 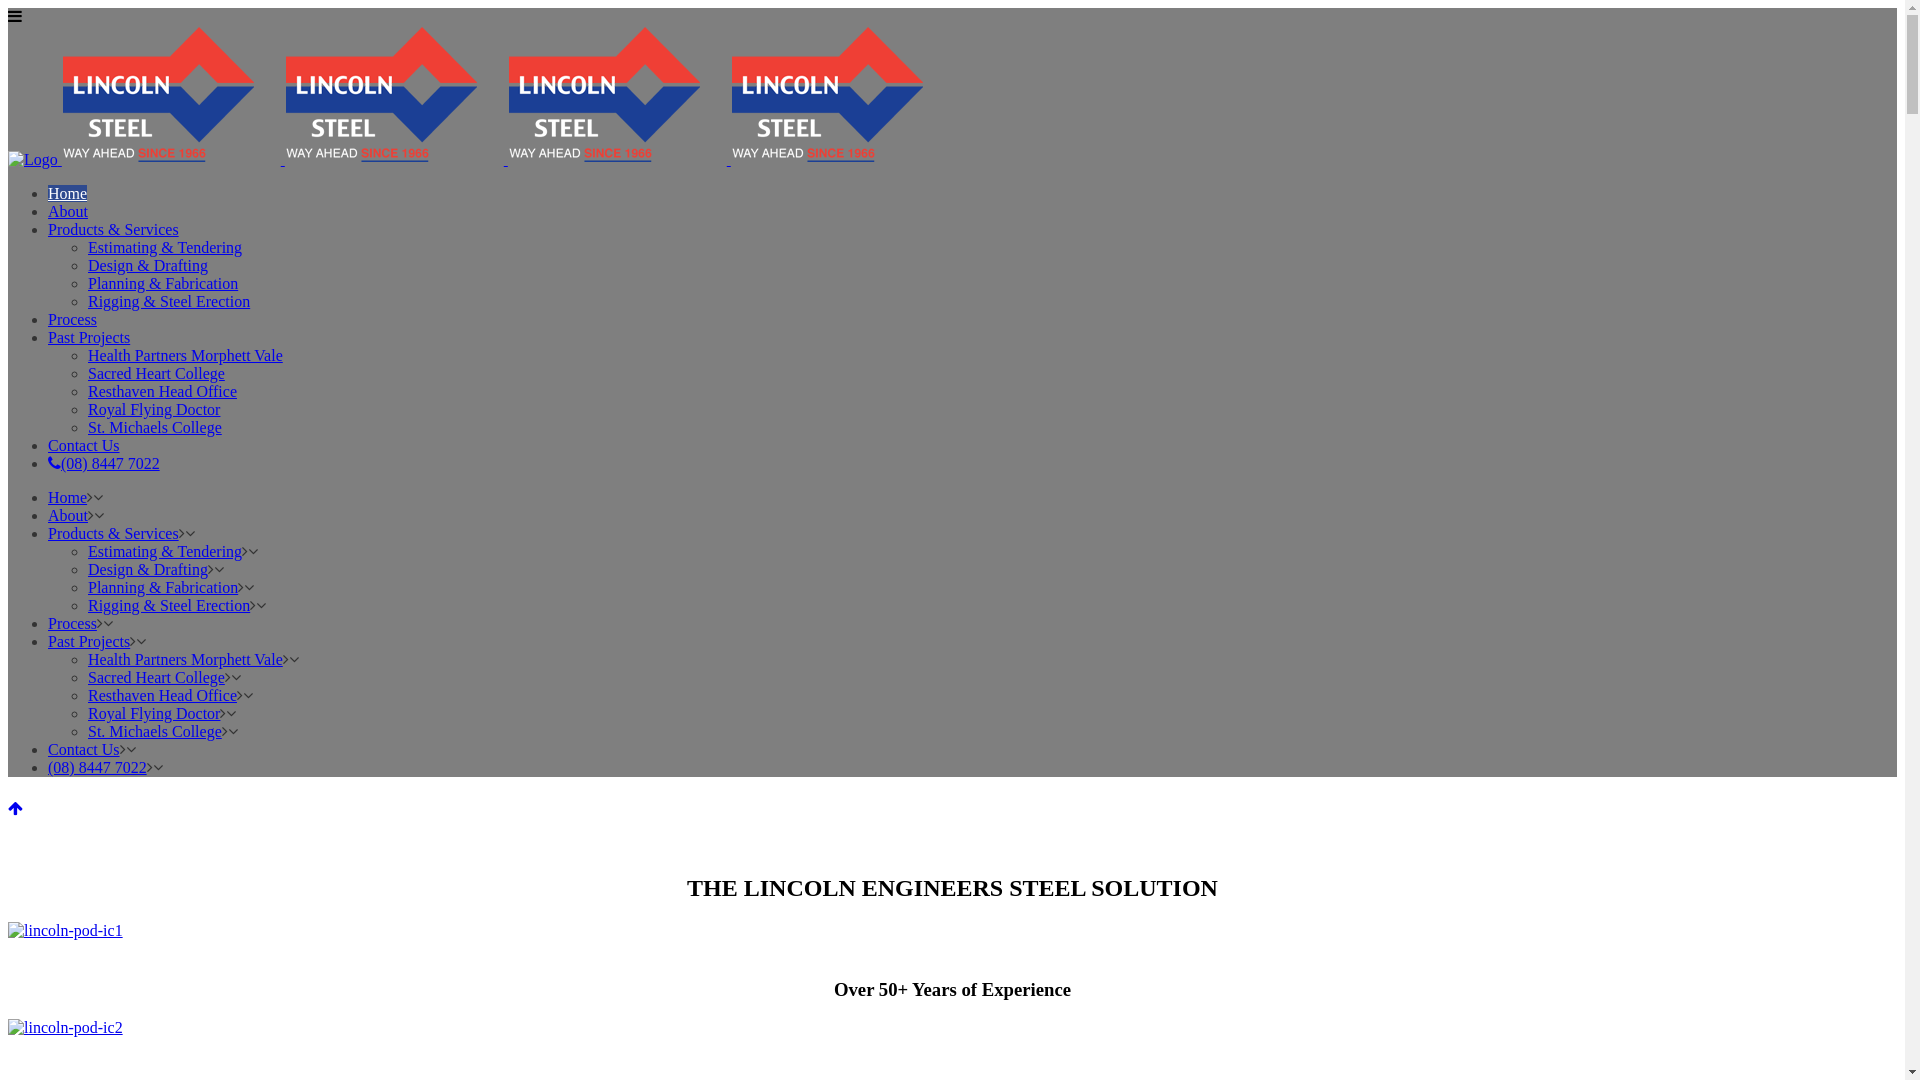 What do you see at coordinates (82, 444) in the screenshot?
I see `'Contact Us'` at bounding box center [82, 444].